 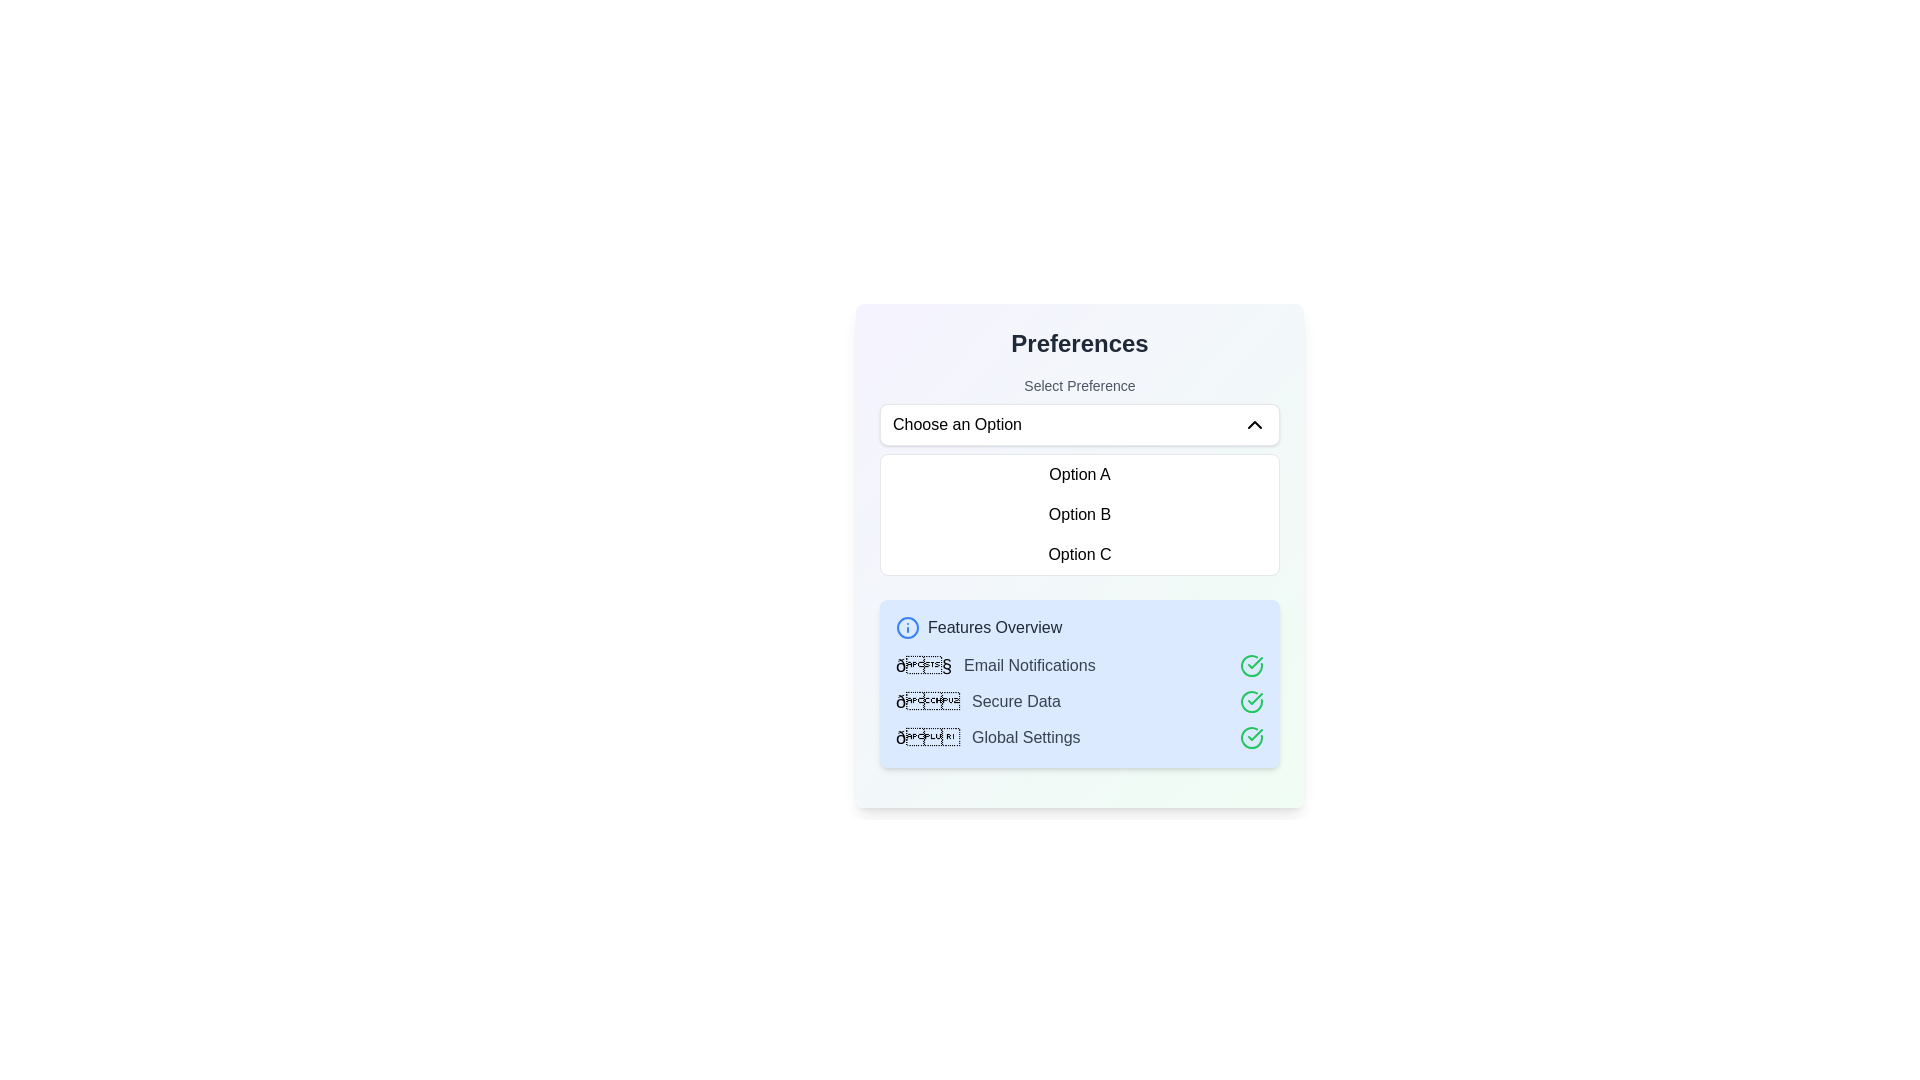 What do you see at coordinates (1079, 474) in the screenshot?
I see `the first selectable option 'Option A' in the dropdown menu` at bounding box center [1079, 474].